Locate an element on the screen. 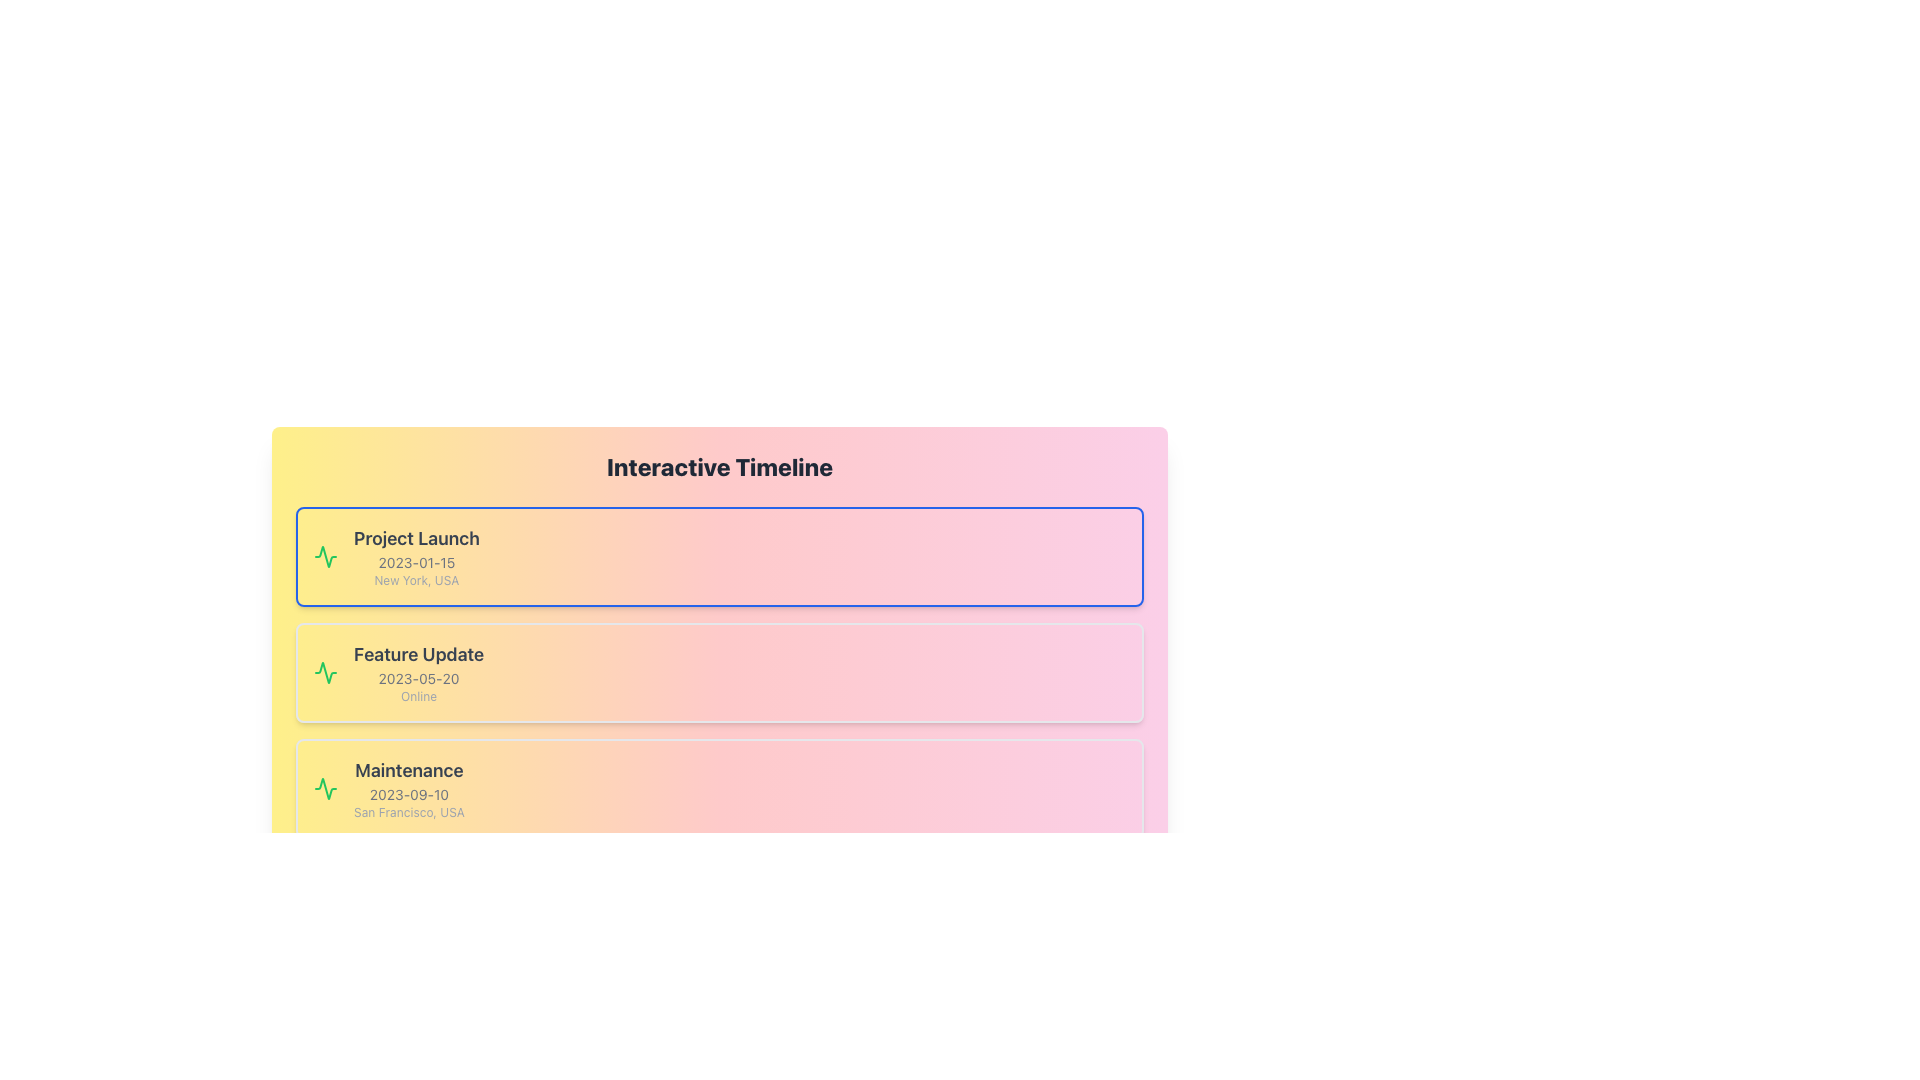 The width and height of the screenshot is (1920, 1080). the date label indicating '2023-09-10' located in the 'Maintenance' section of the timeline, positioned between the title 'Maintenance' and the location 'San Francisco, USA' is located at coordinates (408, 793).